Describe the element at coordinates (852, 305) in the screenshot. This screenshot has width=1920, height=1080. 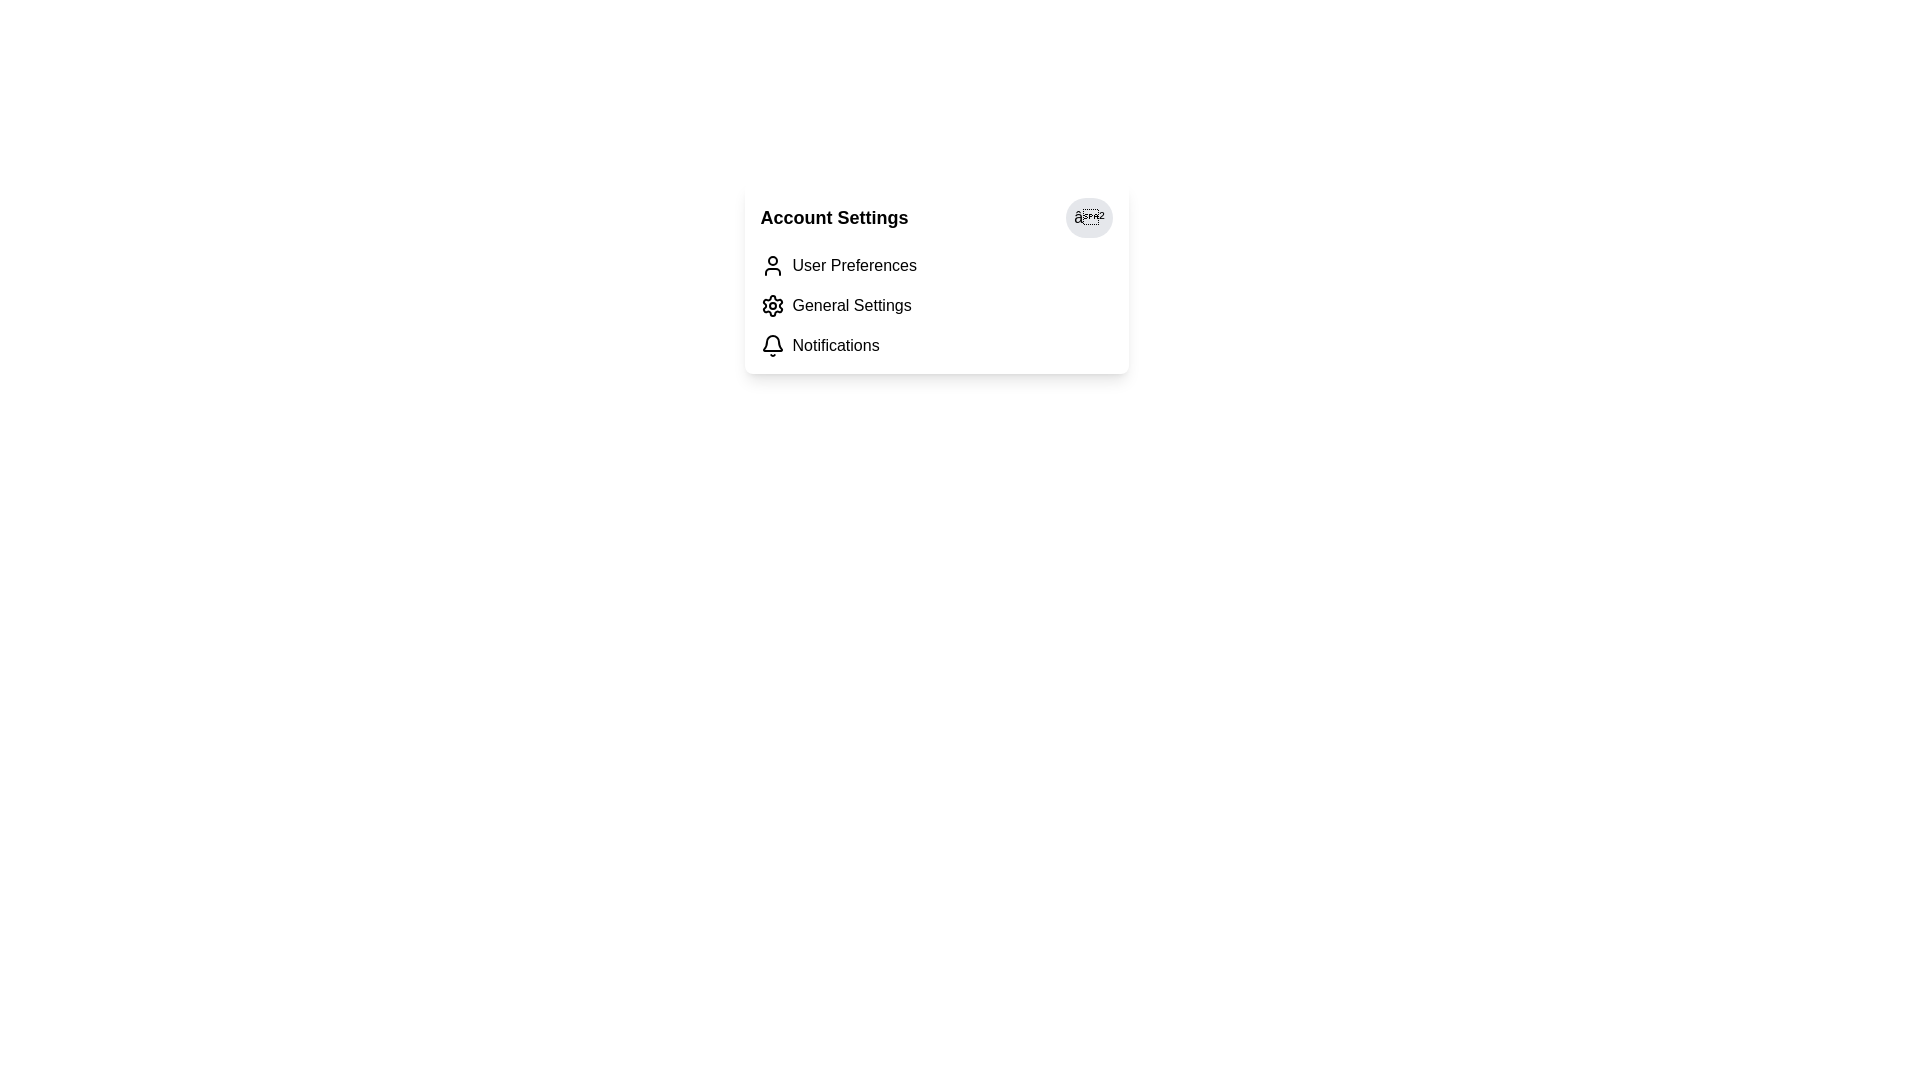
I see `the 'General Settings' menu option` at that location.